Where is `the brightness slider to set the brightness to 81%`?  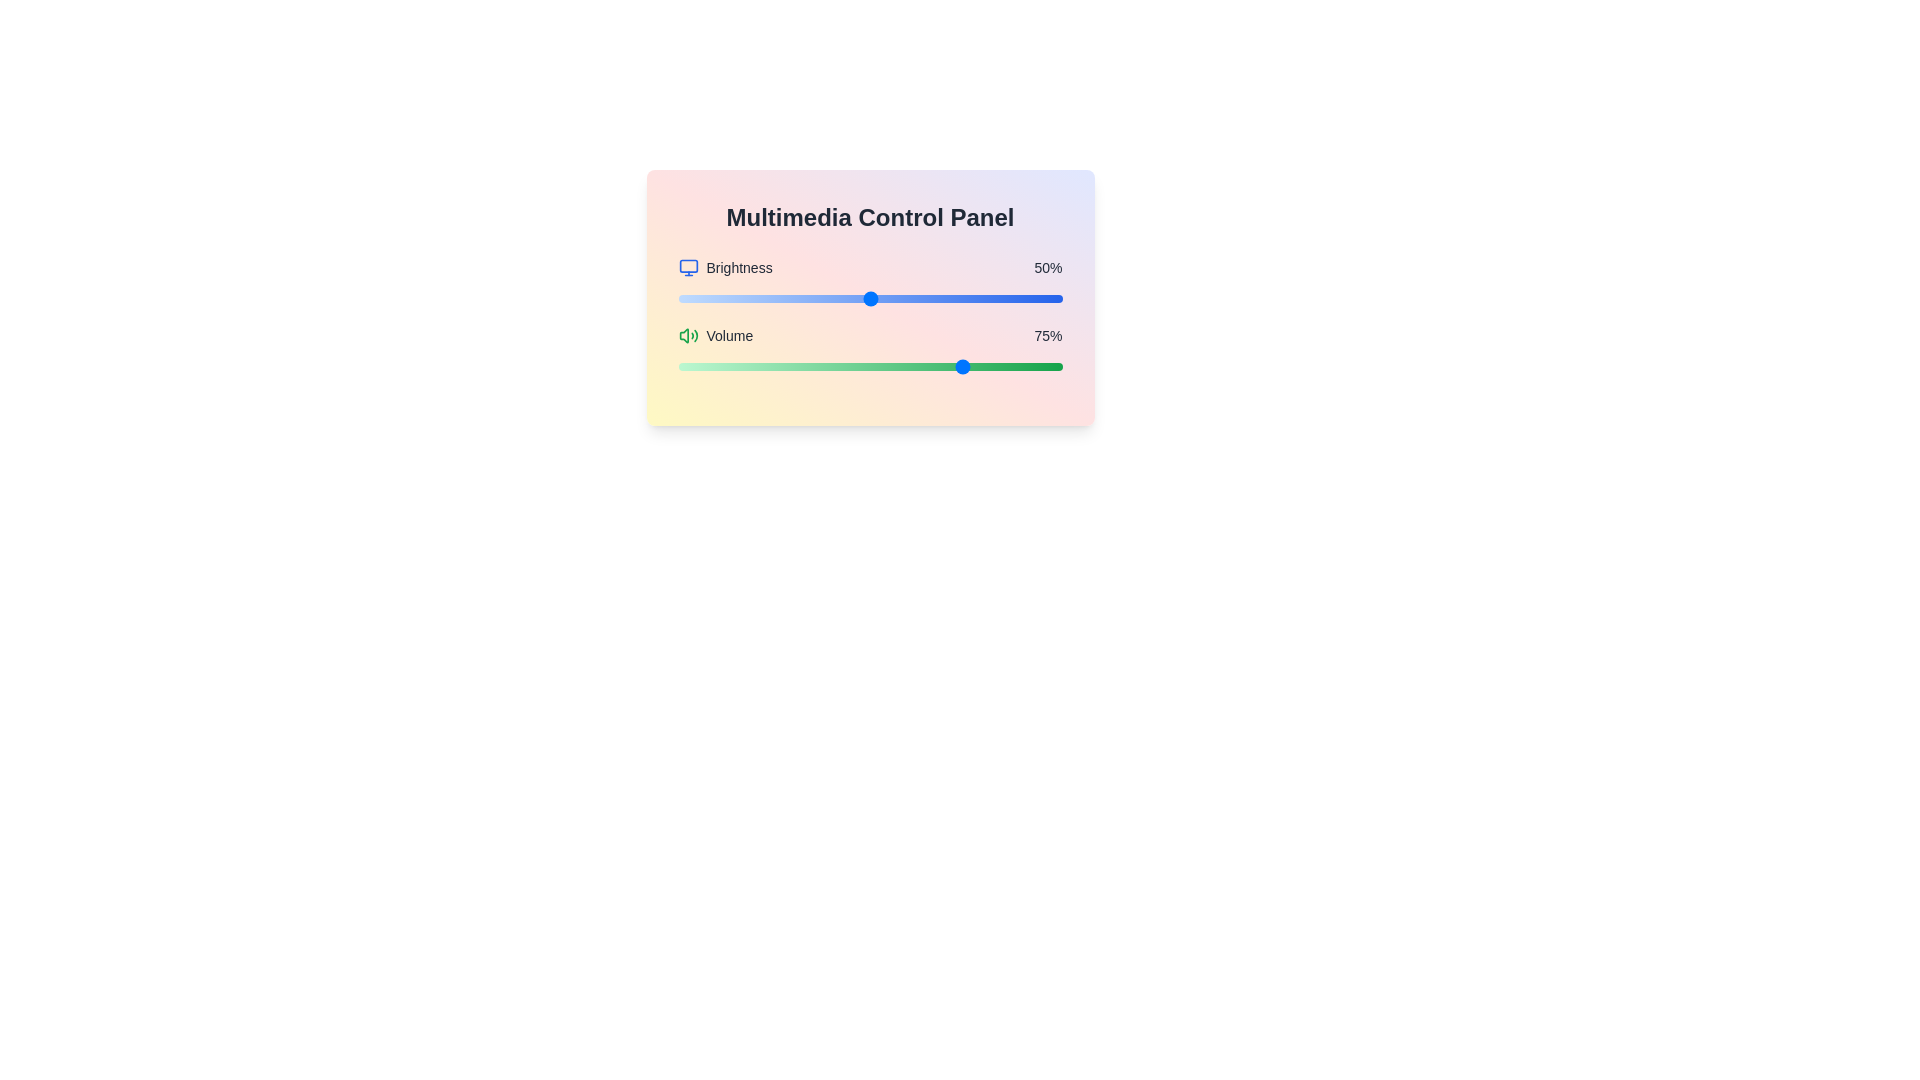 the brightness slider to set the brightness to 81% is located at coordinates (989, 299).